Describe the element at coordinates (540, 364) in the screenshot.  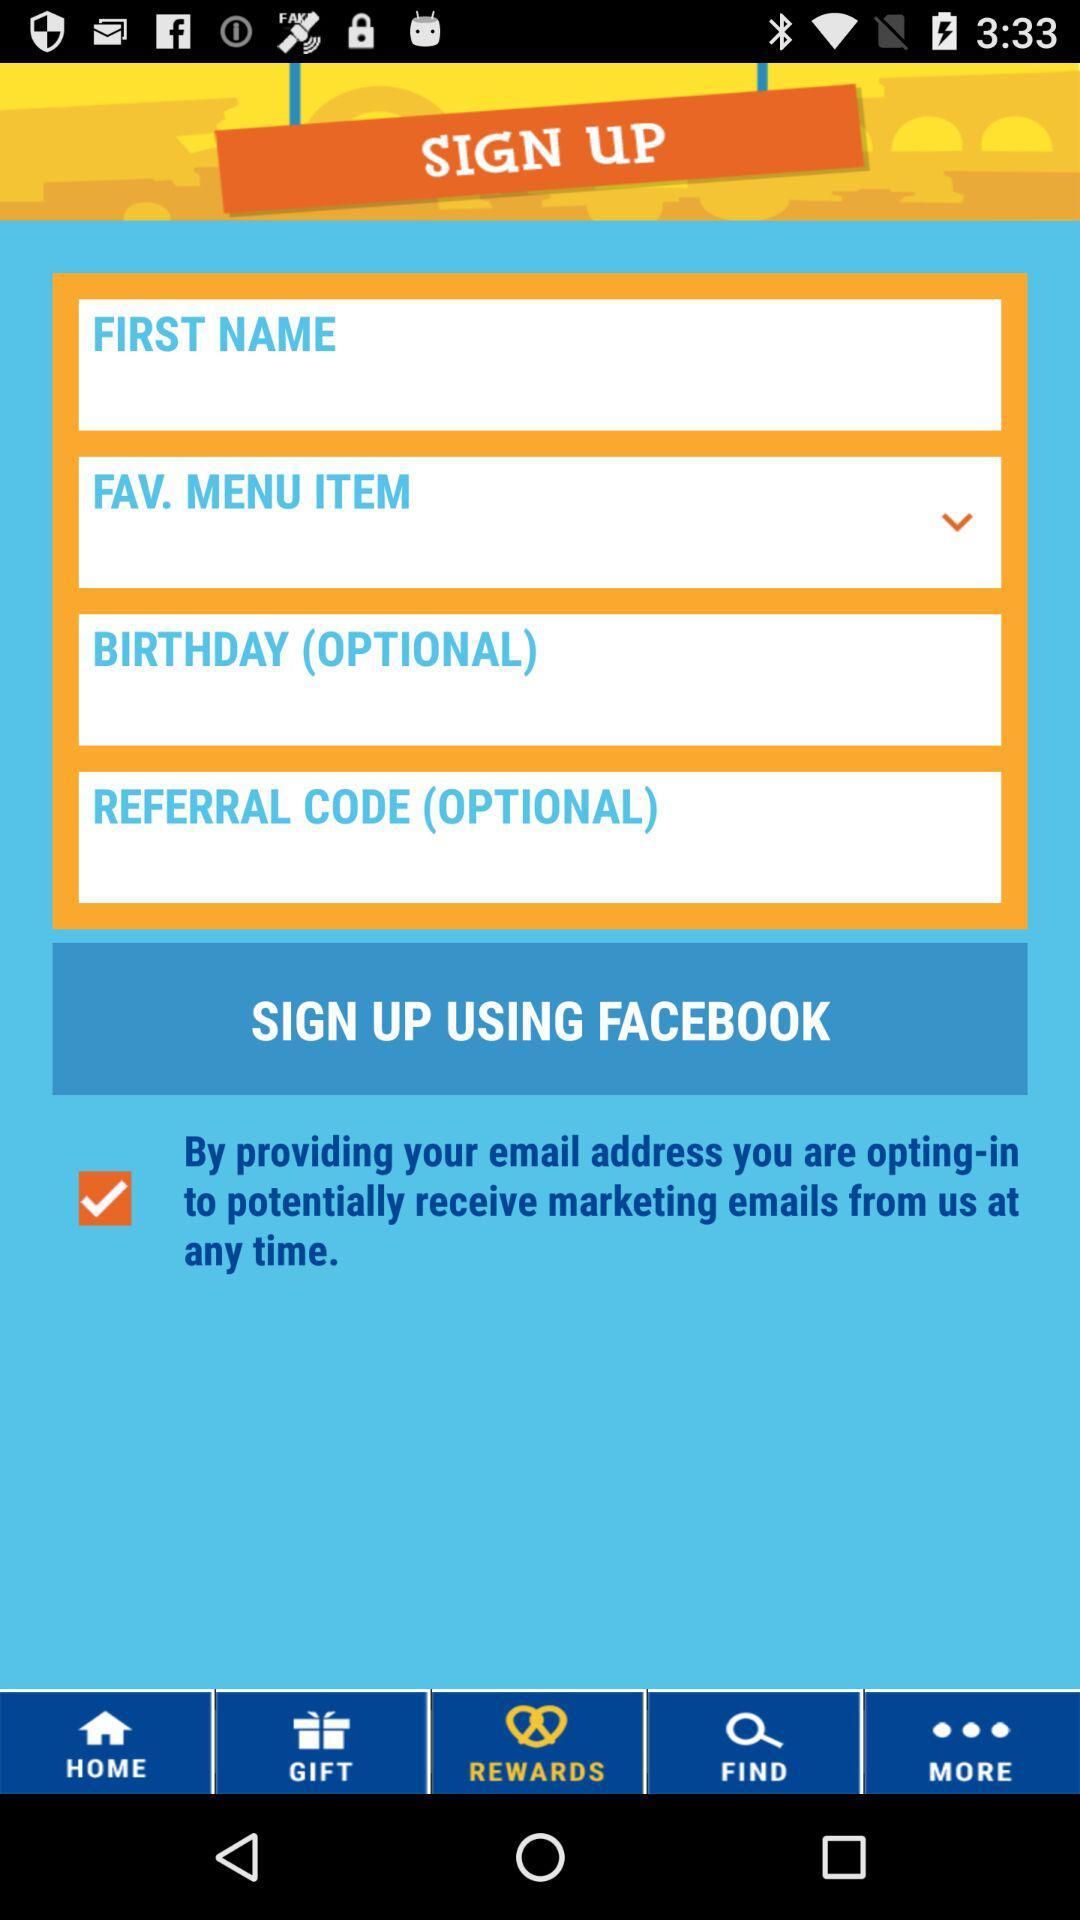
I see `name input` at that location.